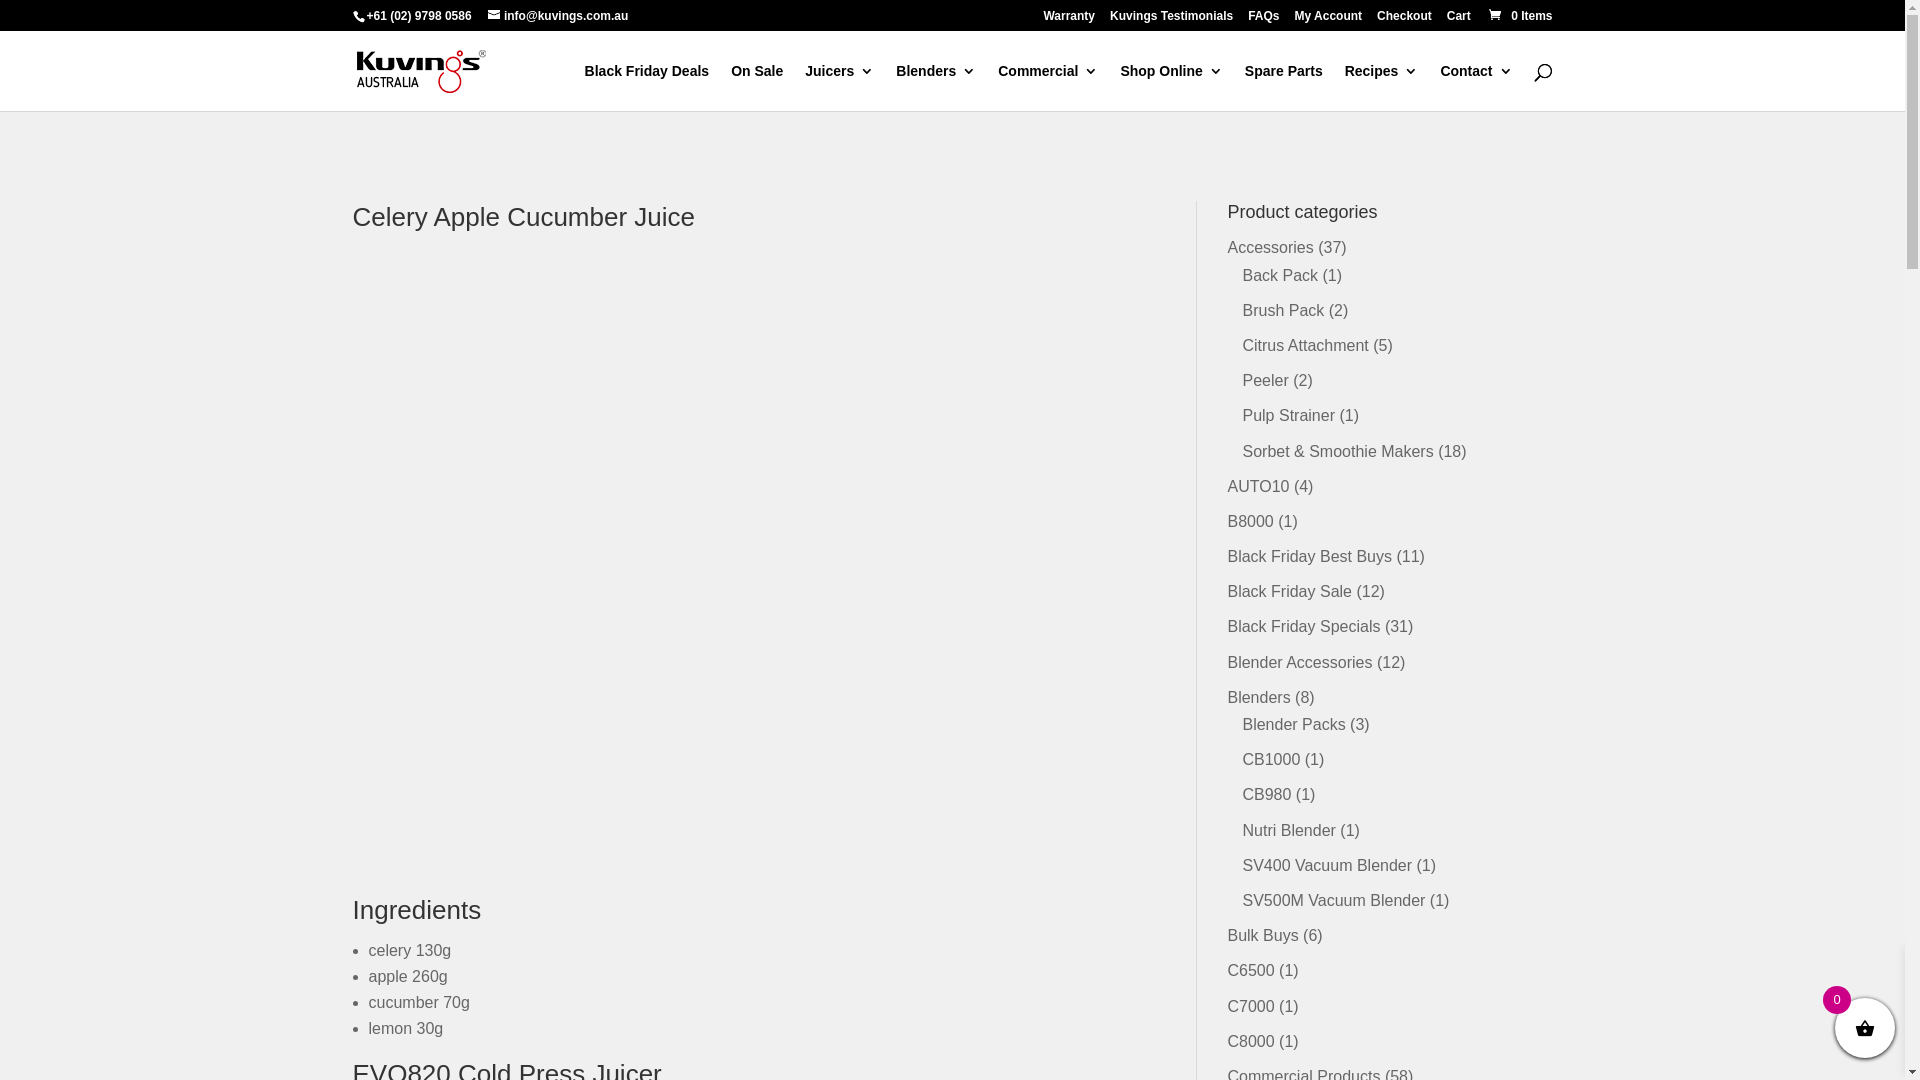  What do you see at coordinates (1068, 20) in the screenshot?
I see `'Warranty'` at bounding box center [1068, 20].